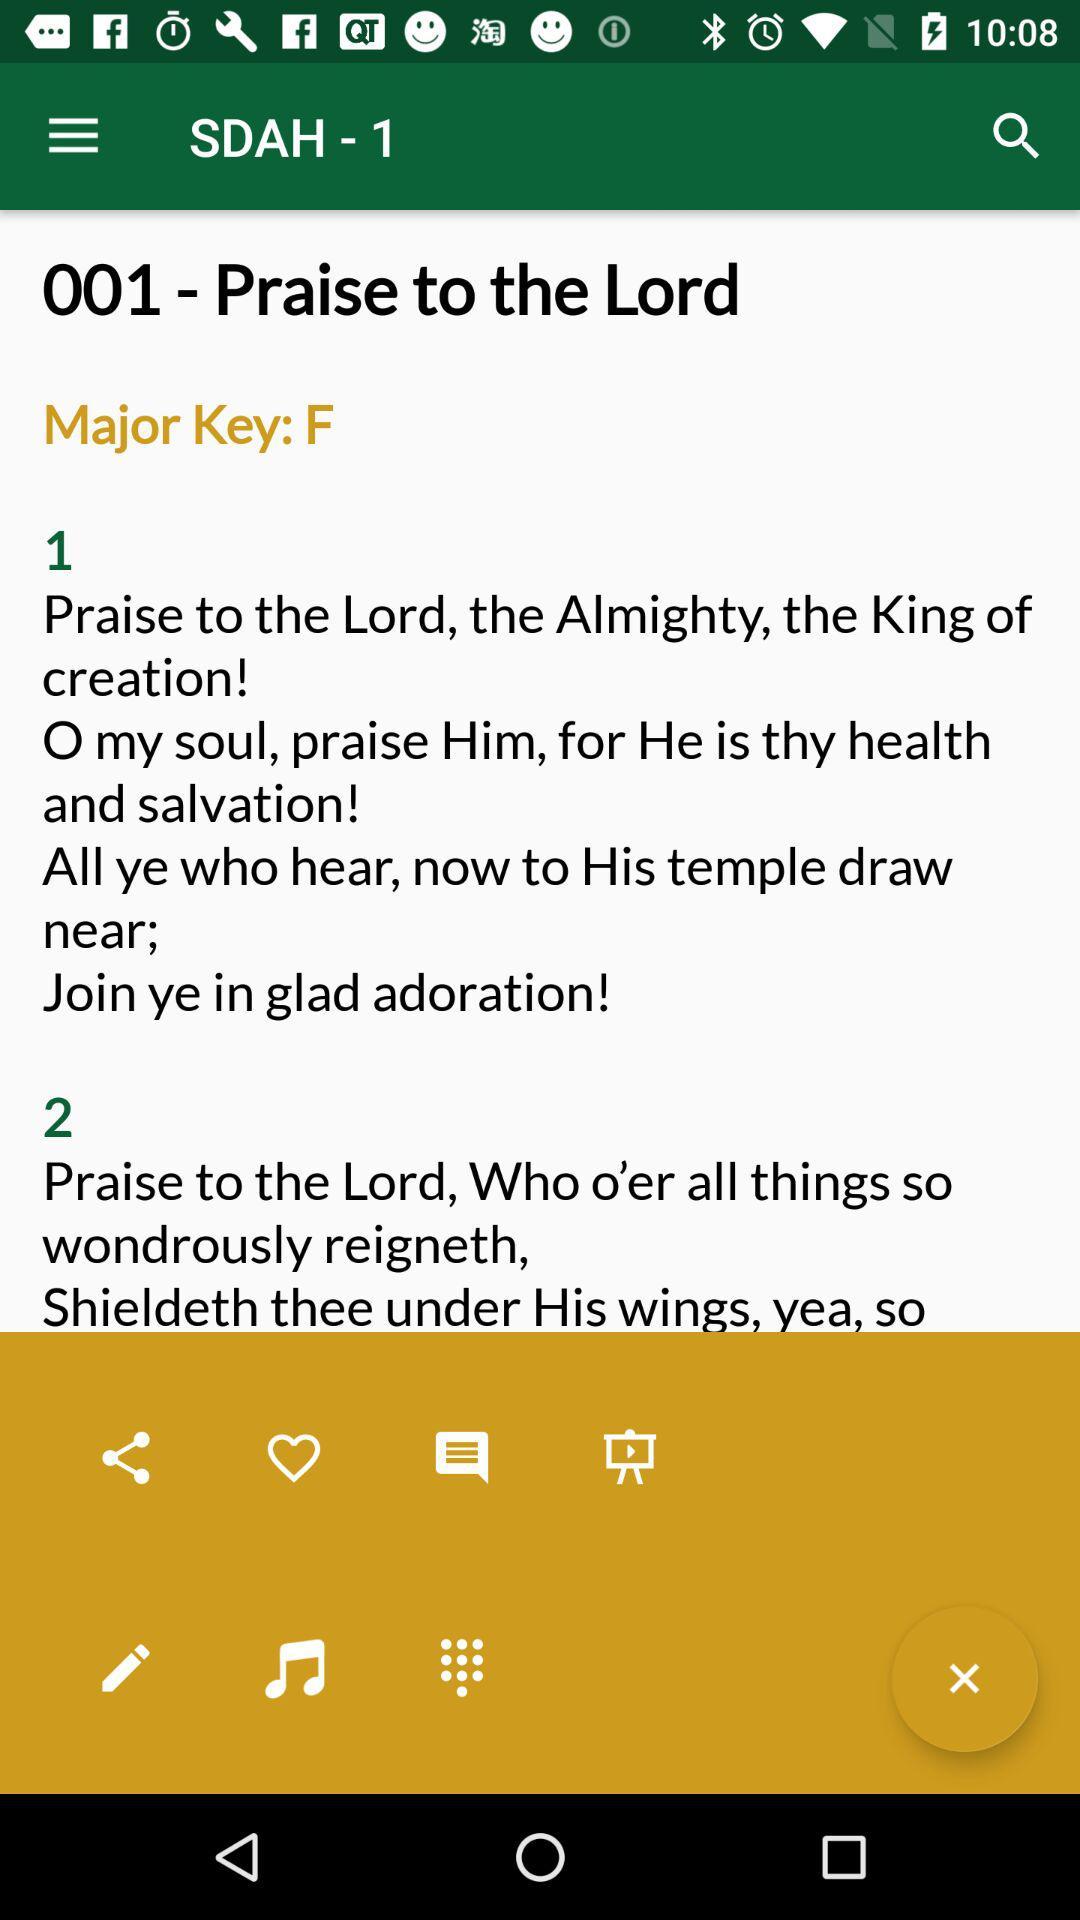  What do you see at coordinates (963, 1678) in the screenshot?
I see `used to close the controls what we do n't need at the time` at bounding box center [963, 1678].